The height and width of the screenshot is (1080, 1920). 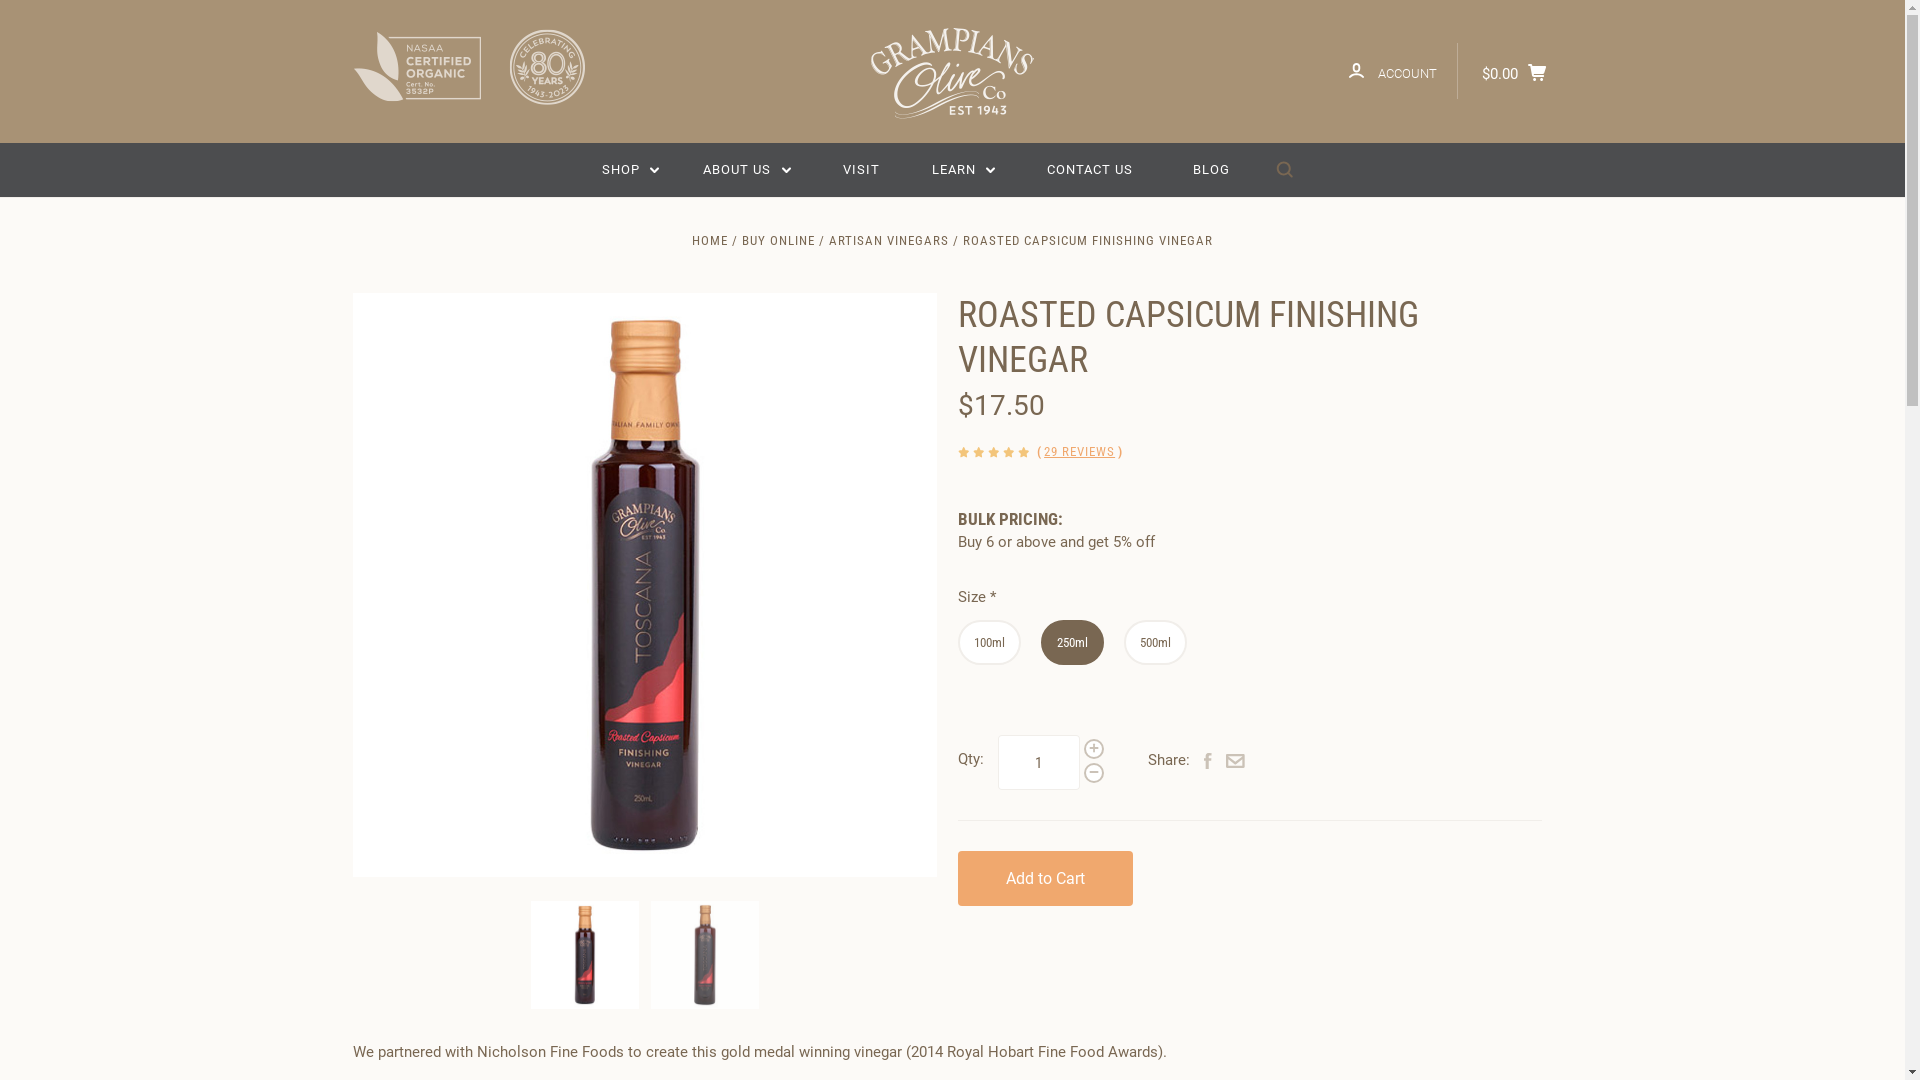 I want to click on 'SHOP DROPDOWN_ARROW', so click(x=629, y=168).